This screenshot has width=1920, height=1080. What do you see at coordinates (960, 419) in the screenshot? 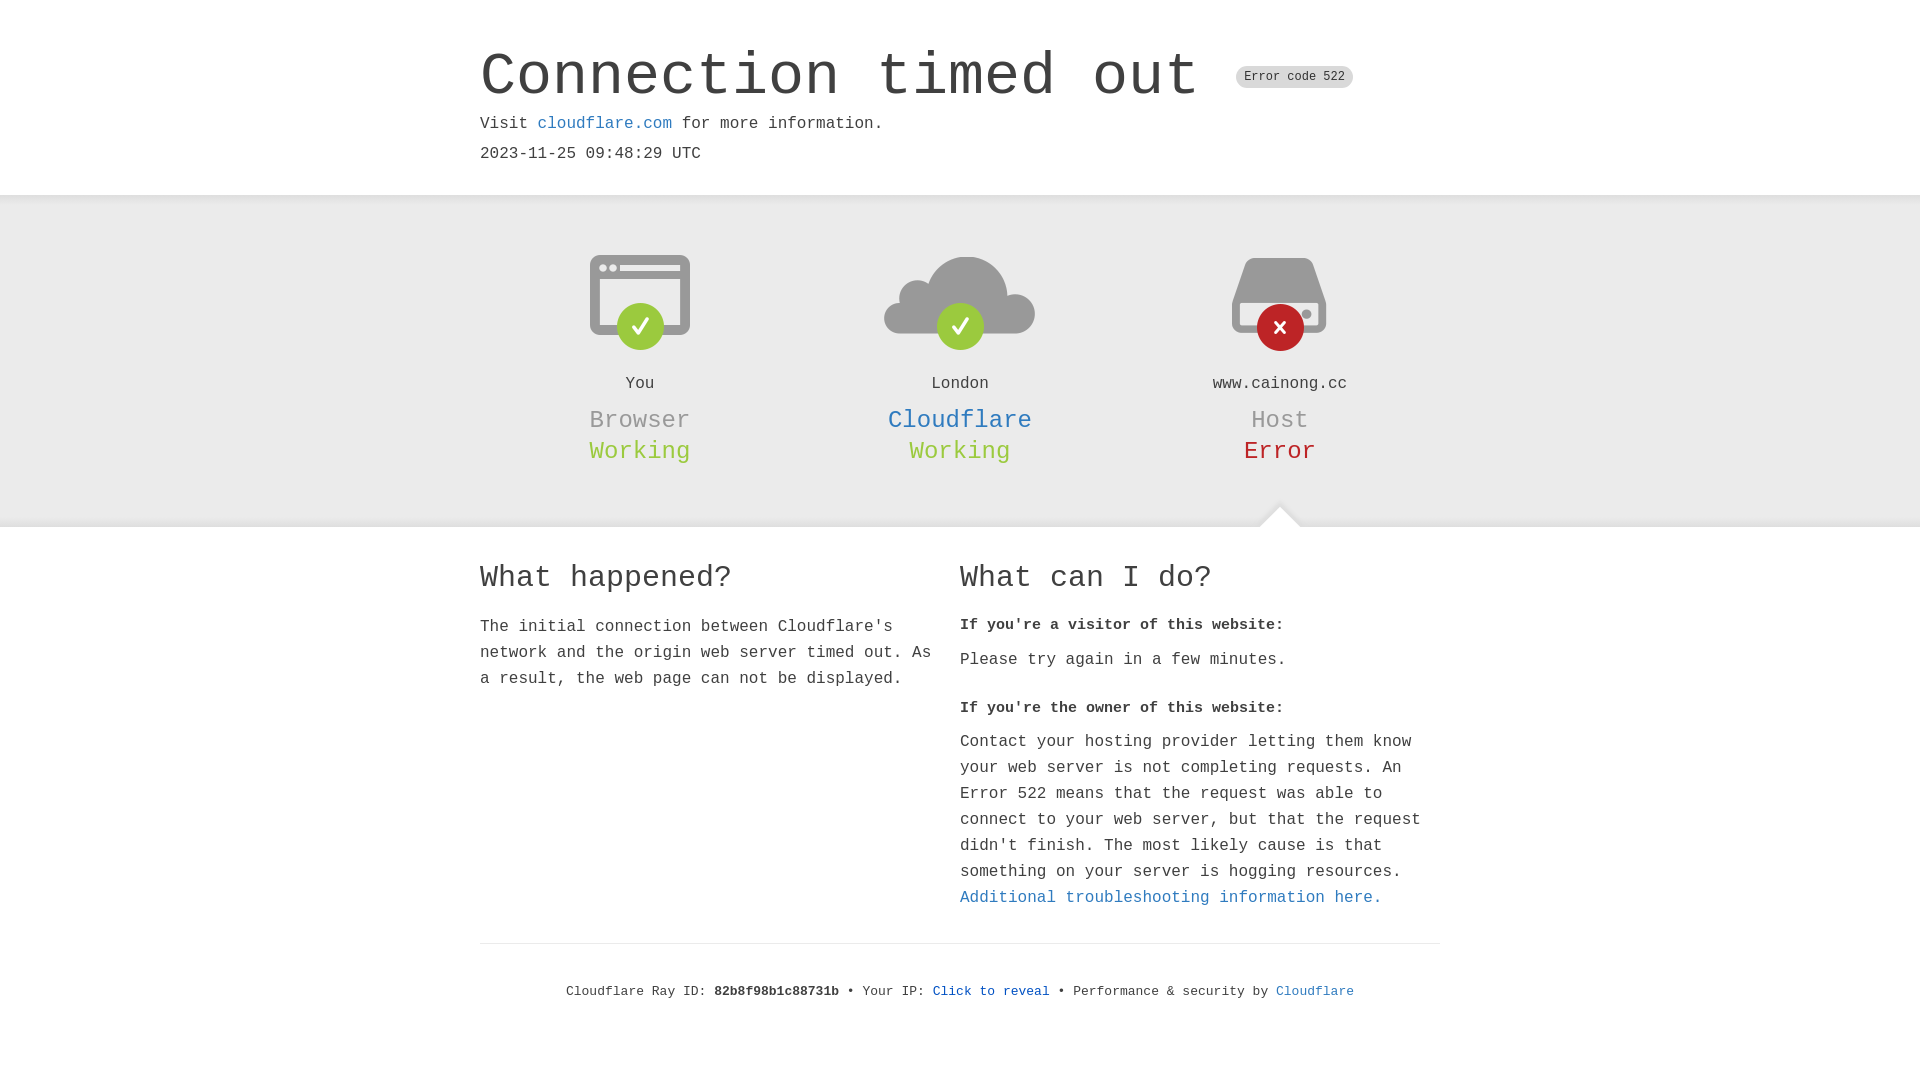
I see `'Cloudflare'` at bounding box center [960, 419].